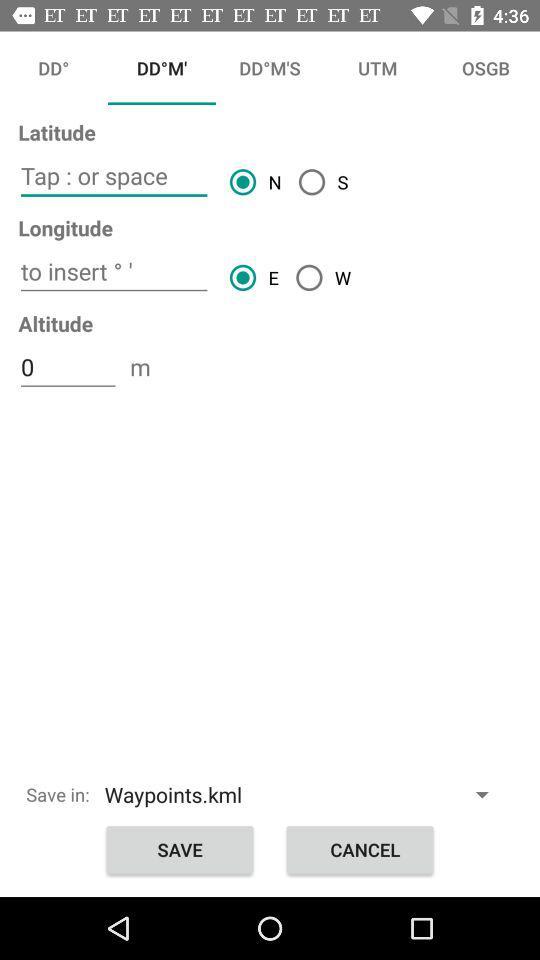 The width and height of the screenshot is (540, 960). I want to click on insert, so click(114, 270).